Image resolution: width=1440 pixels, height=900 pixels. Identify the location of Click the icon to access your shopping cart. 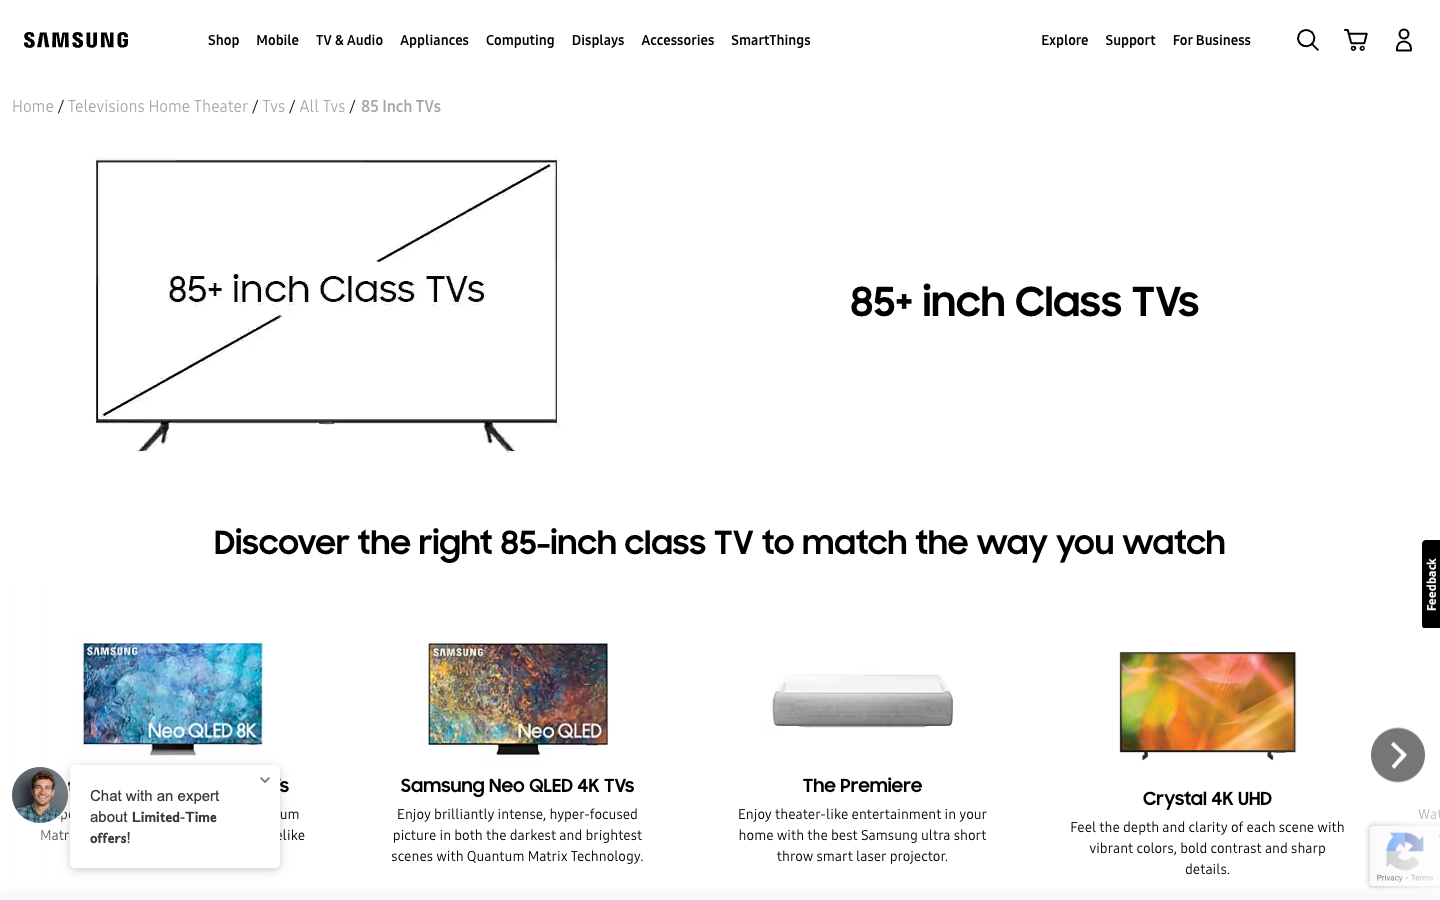
(1355, 38).